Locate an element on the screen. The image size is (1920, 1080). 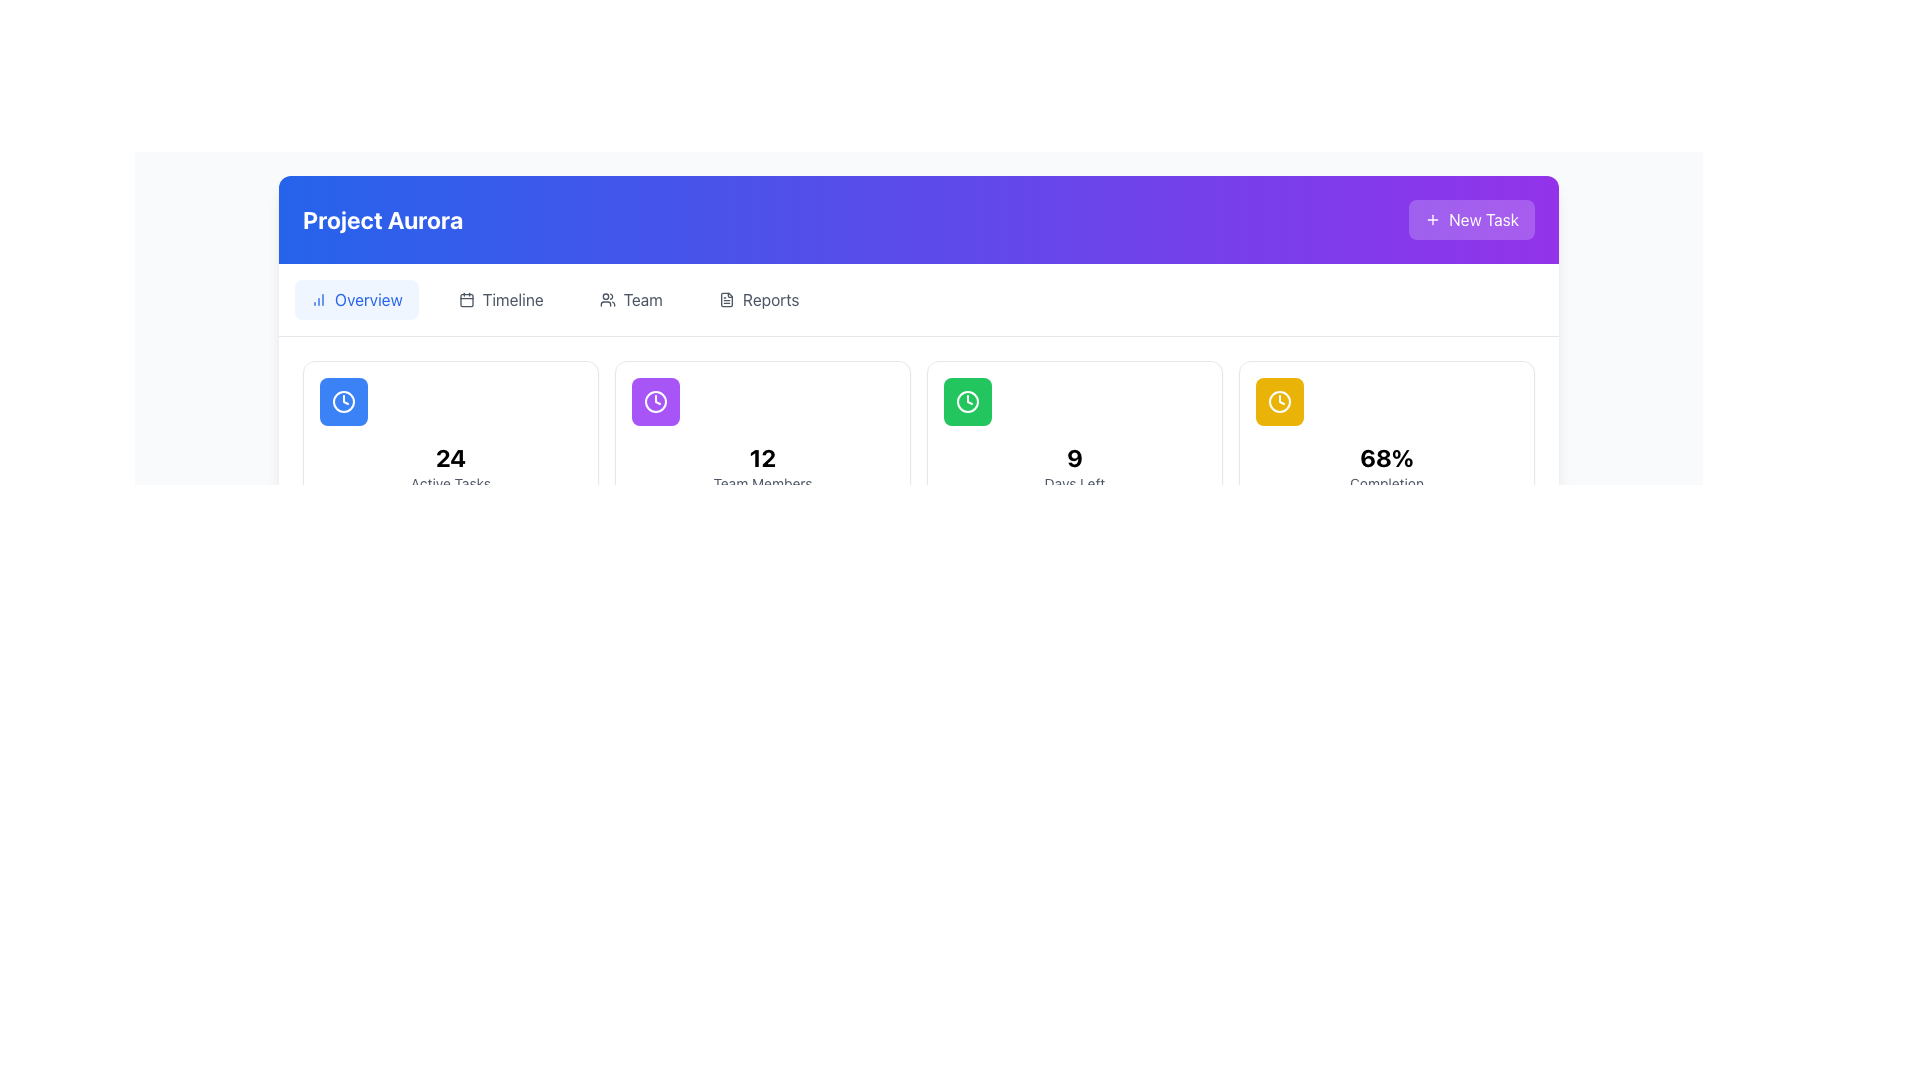
the Plus-shaped SVG Icon located within the 'New Task' button at the top-right corner of the interface is located at coordinates (1432, 219).